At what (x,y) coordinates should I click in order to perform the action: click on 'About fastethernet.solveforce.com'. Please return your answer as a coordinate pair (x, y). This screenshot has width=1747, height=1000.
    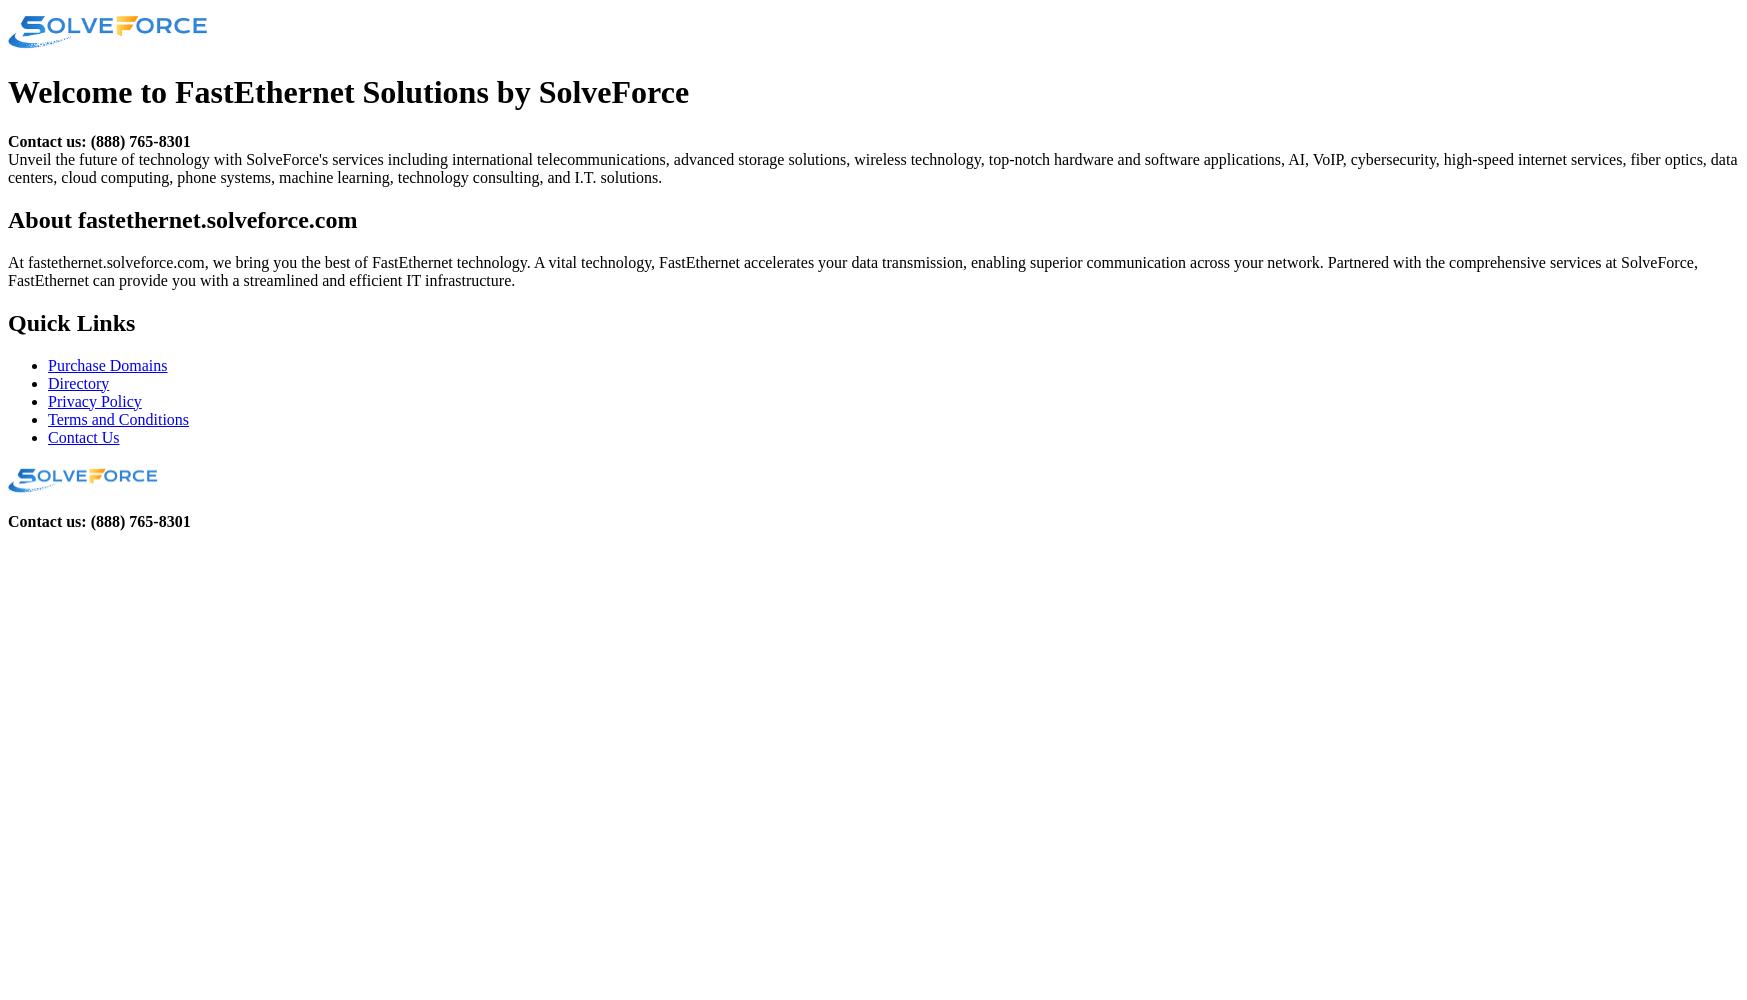
    Looking at the image, I should click on (181, 218).